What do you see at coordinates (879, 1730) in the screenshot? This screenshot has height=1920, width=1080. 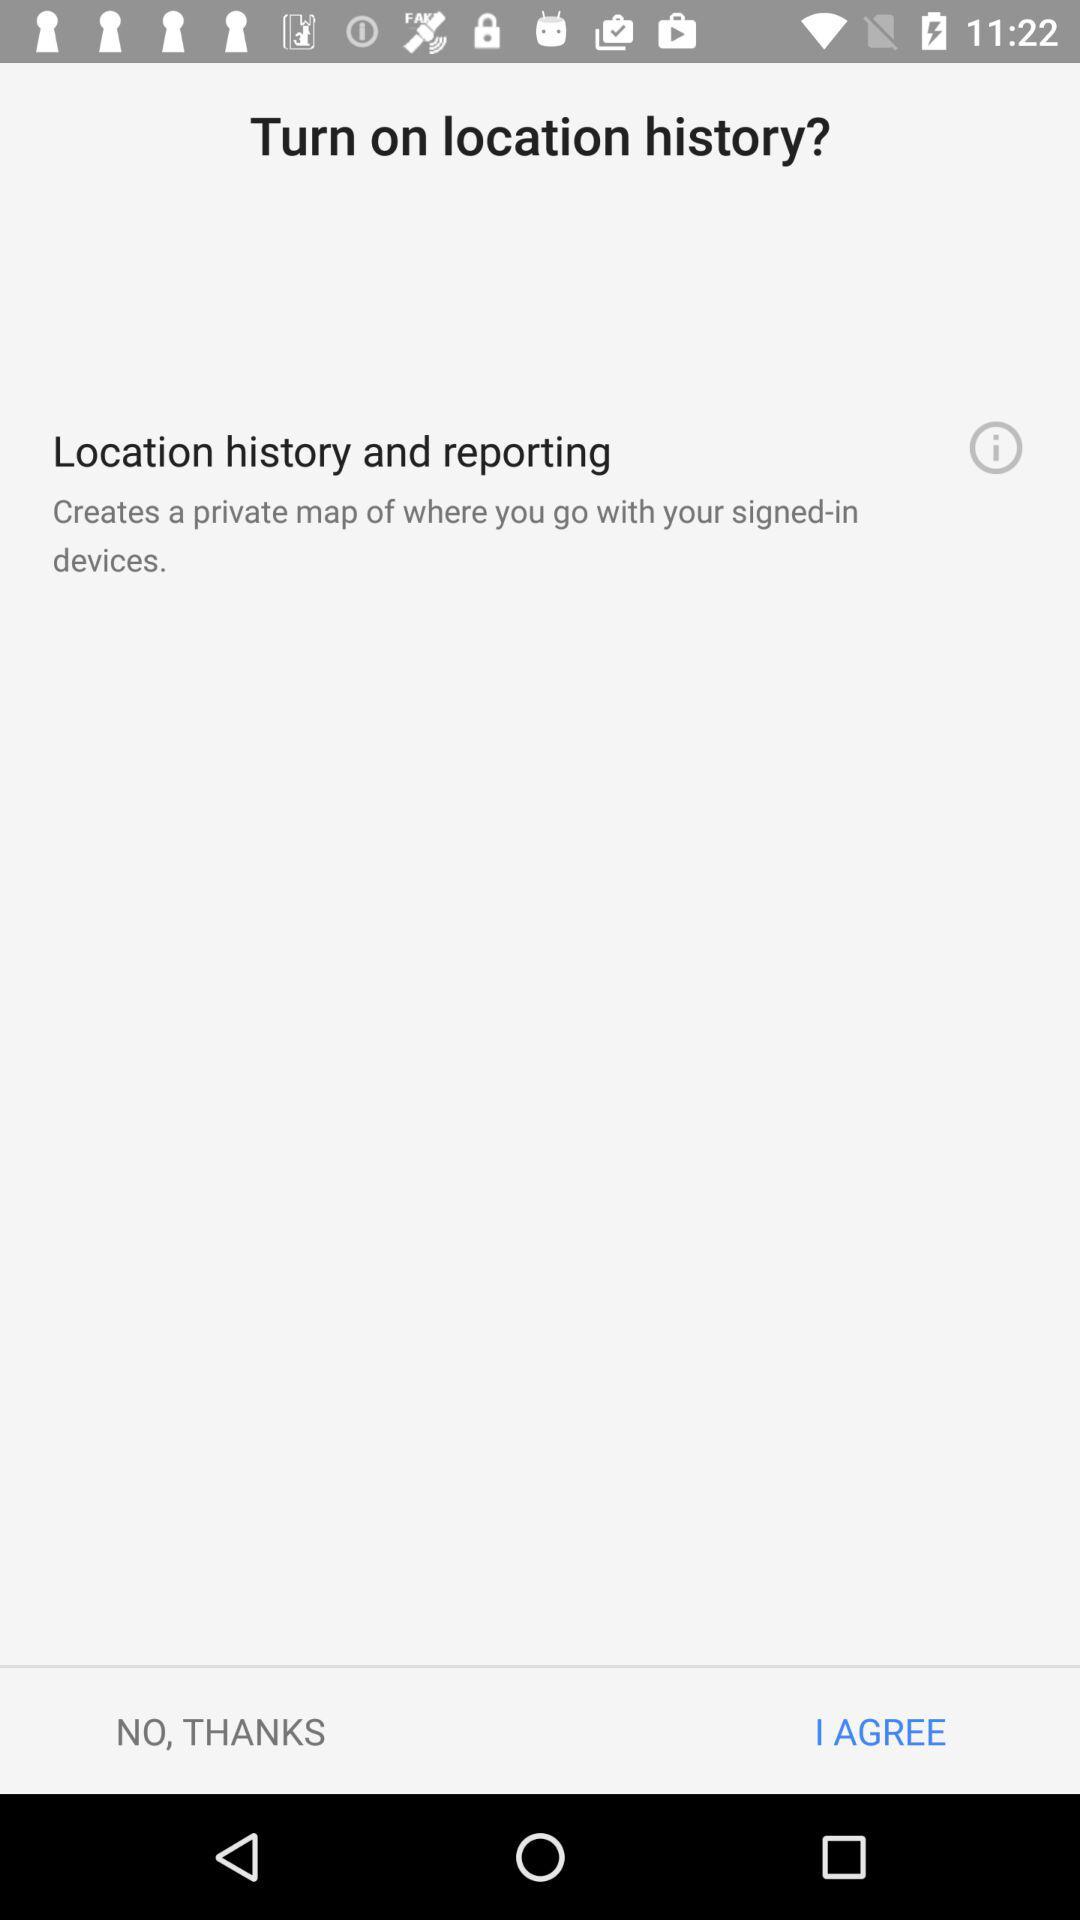 I see `the icon at the bottom right corner` at bounding box center [879, 1730].